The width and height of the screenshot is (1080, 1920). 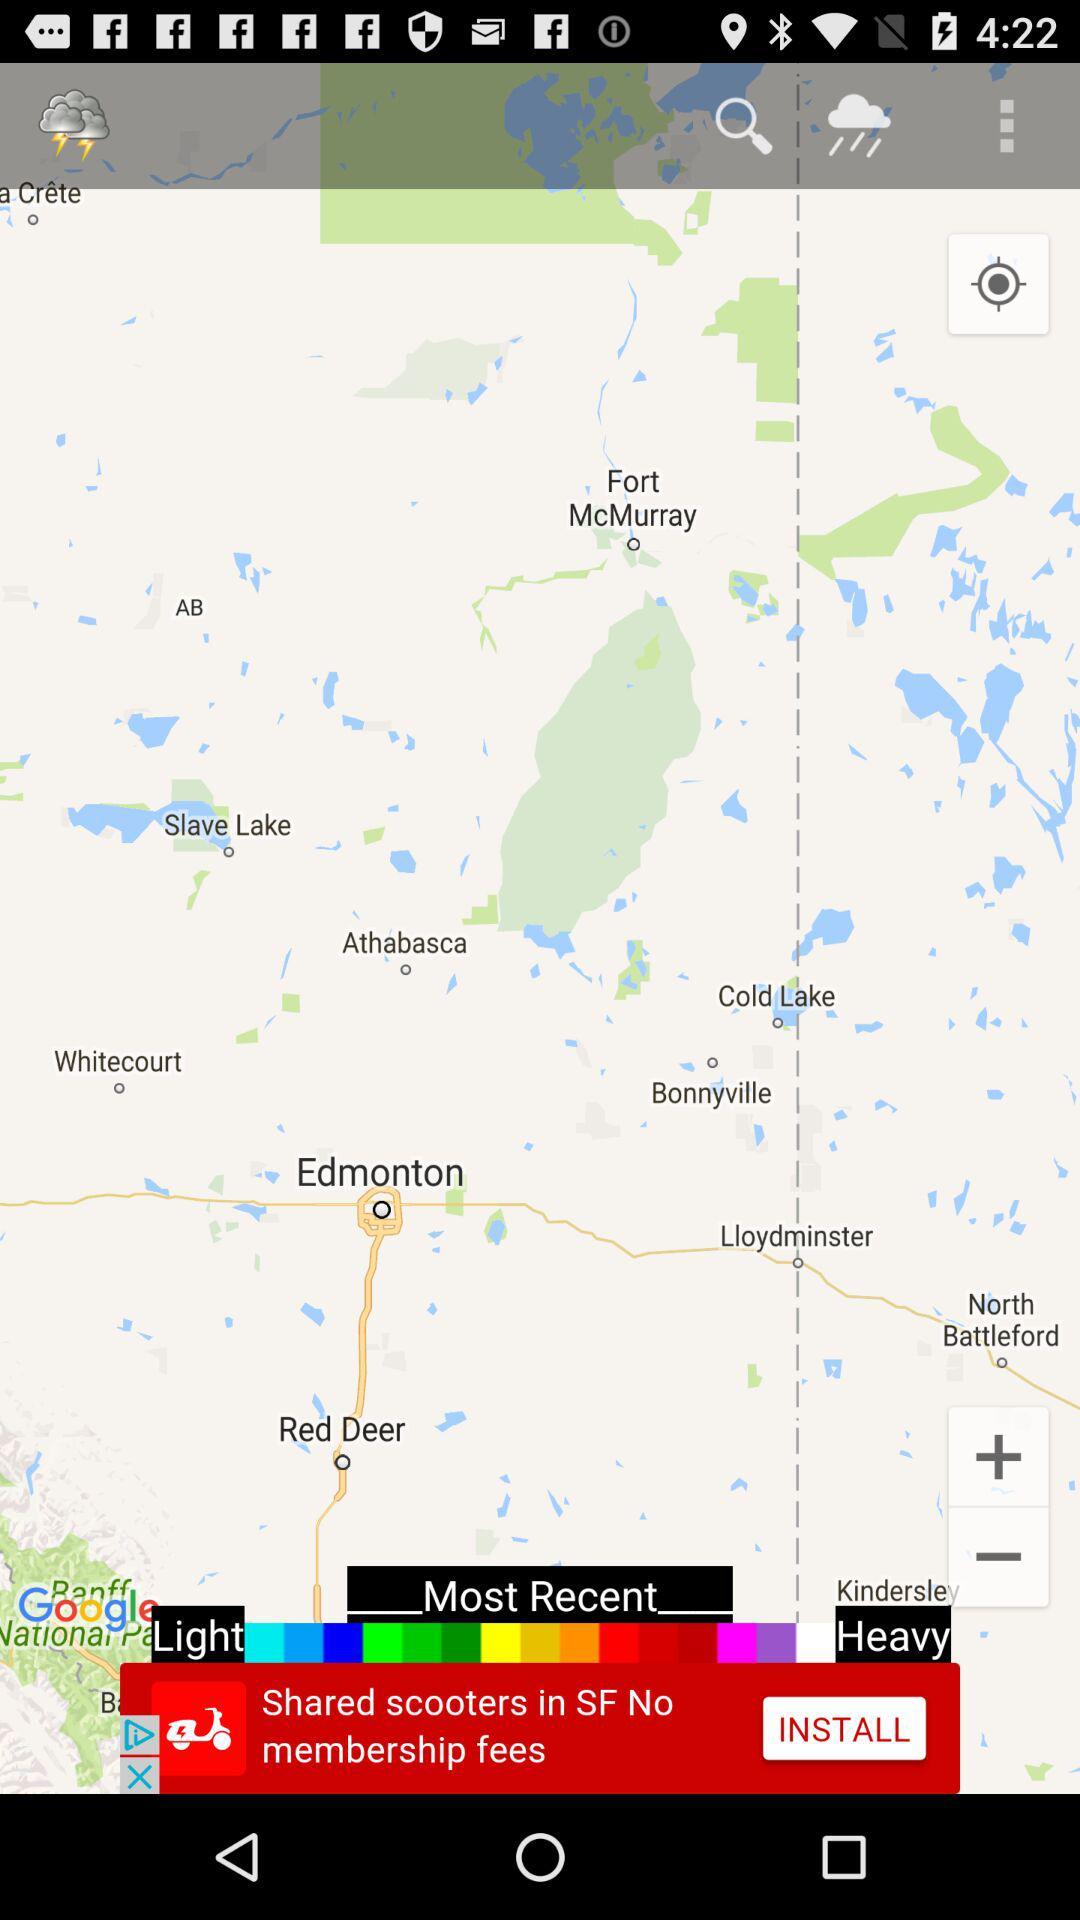 I want to click on advertisement, so click(x=540, y=1727).